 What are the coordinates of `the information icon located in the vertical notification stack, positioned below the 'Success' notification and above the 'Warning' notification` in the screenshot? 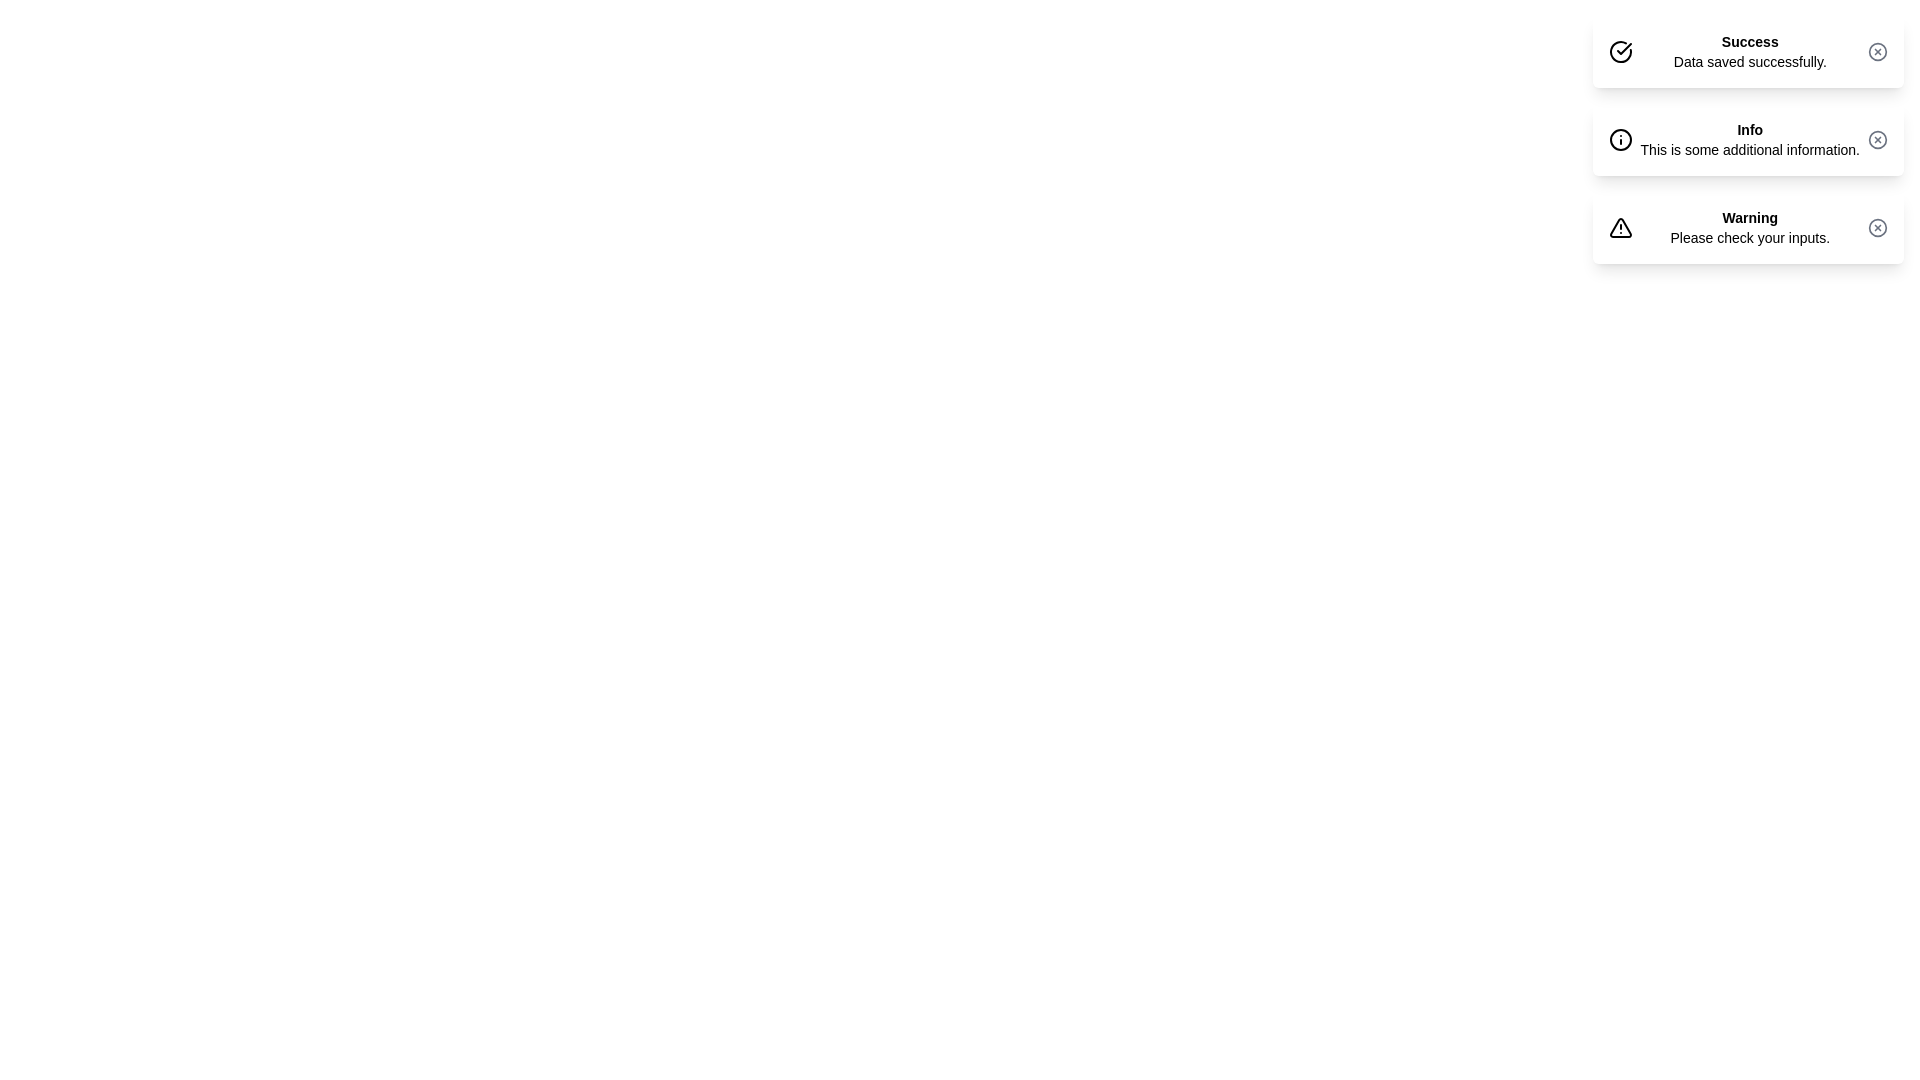 It's located at (1620, 138).